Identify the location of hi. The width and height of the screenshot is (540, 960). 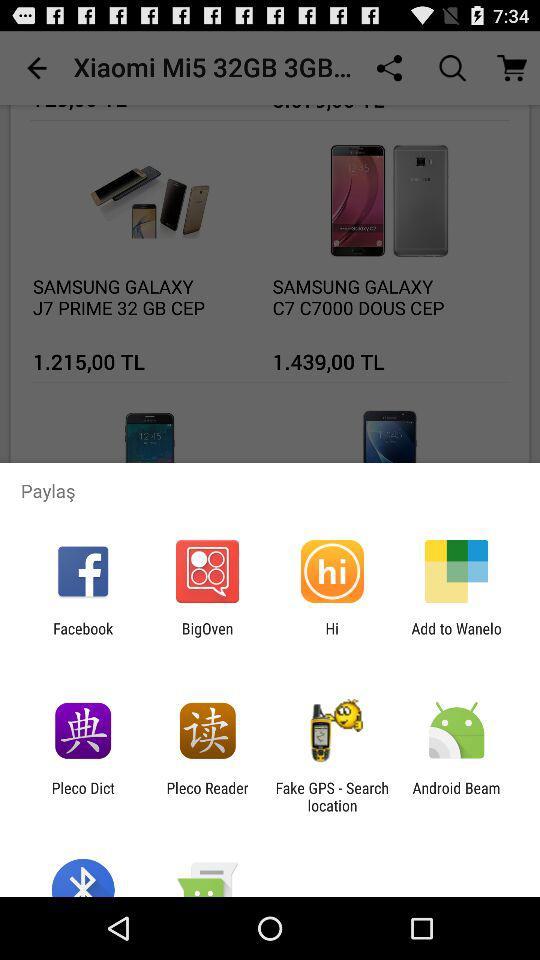
(332, 636).